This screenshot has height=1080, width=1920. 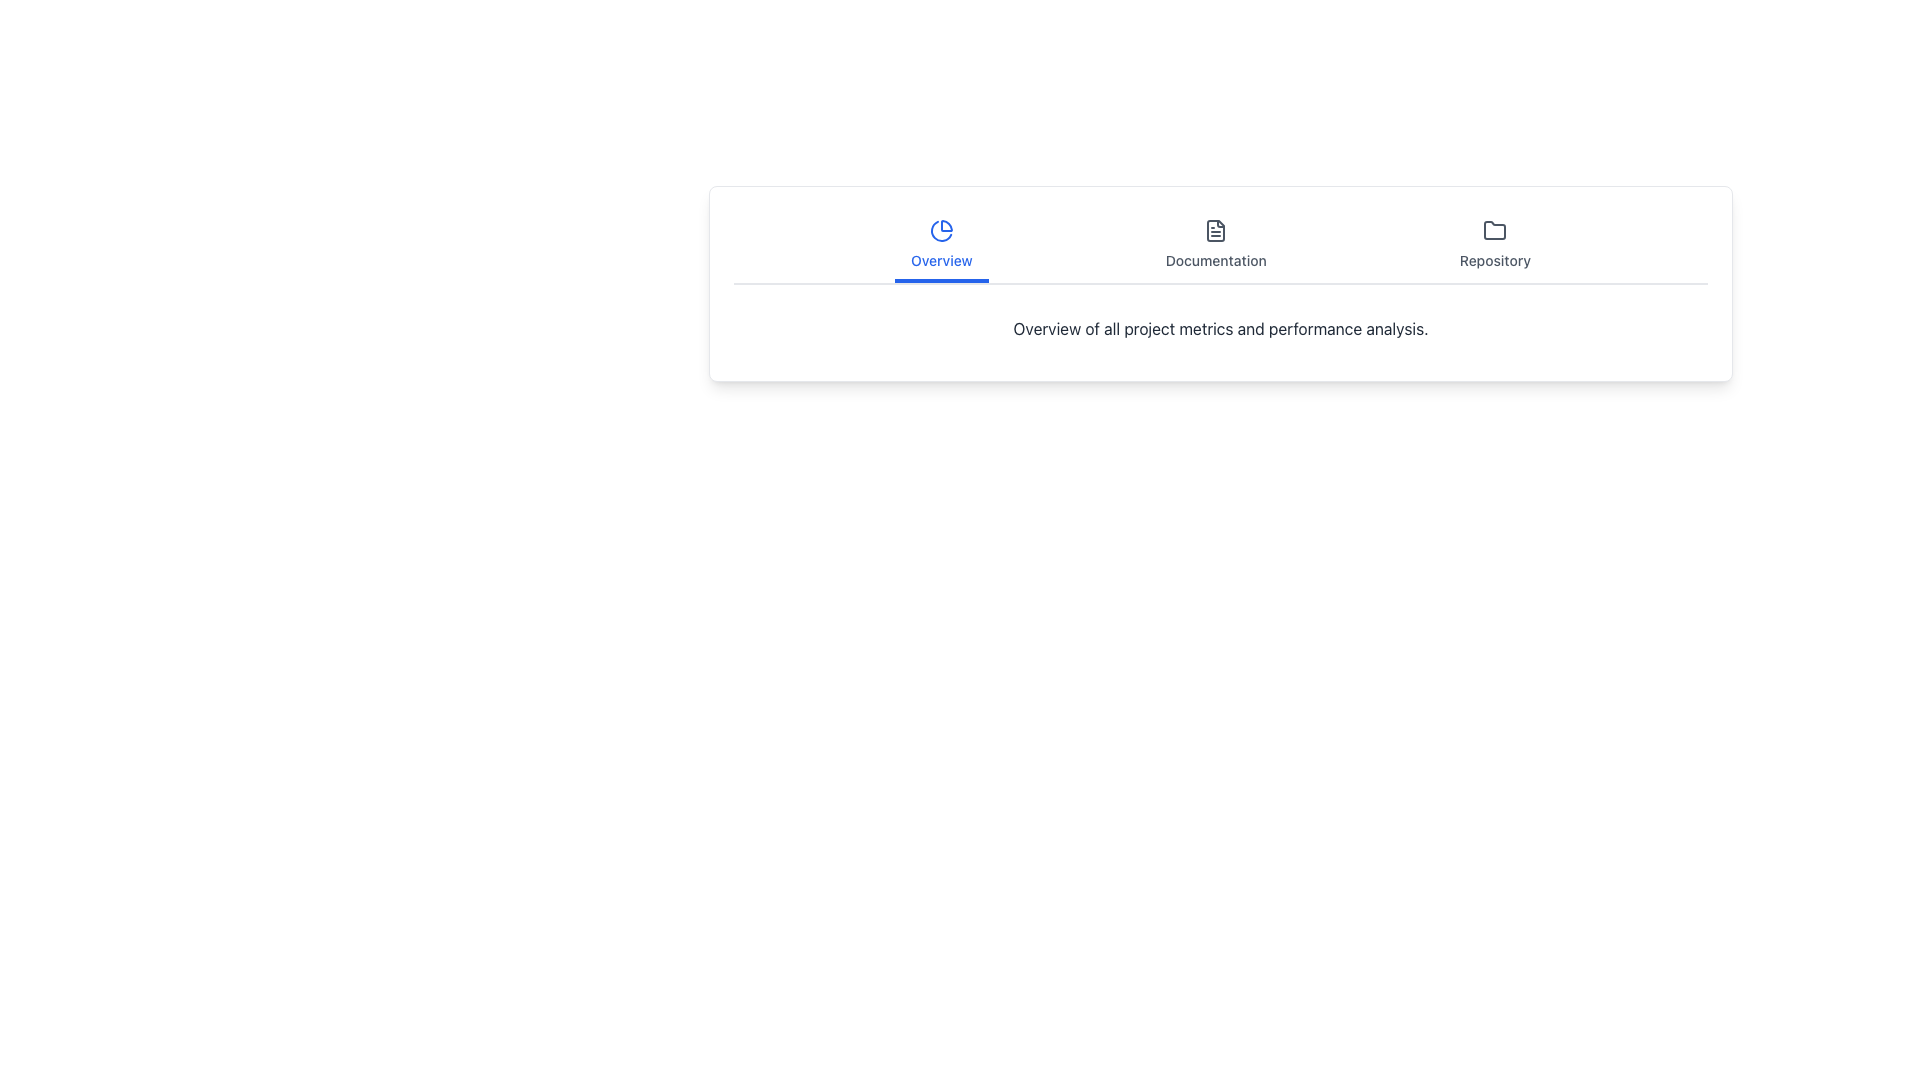 What do you see at coordinates (1215, 245) in the screenshot?
I see `the 'Documentation' Navigation tab which features an icon resembling a document with lines and is positioned between 'Overview' and 'Repository'` at bounding box center [1215, 245].